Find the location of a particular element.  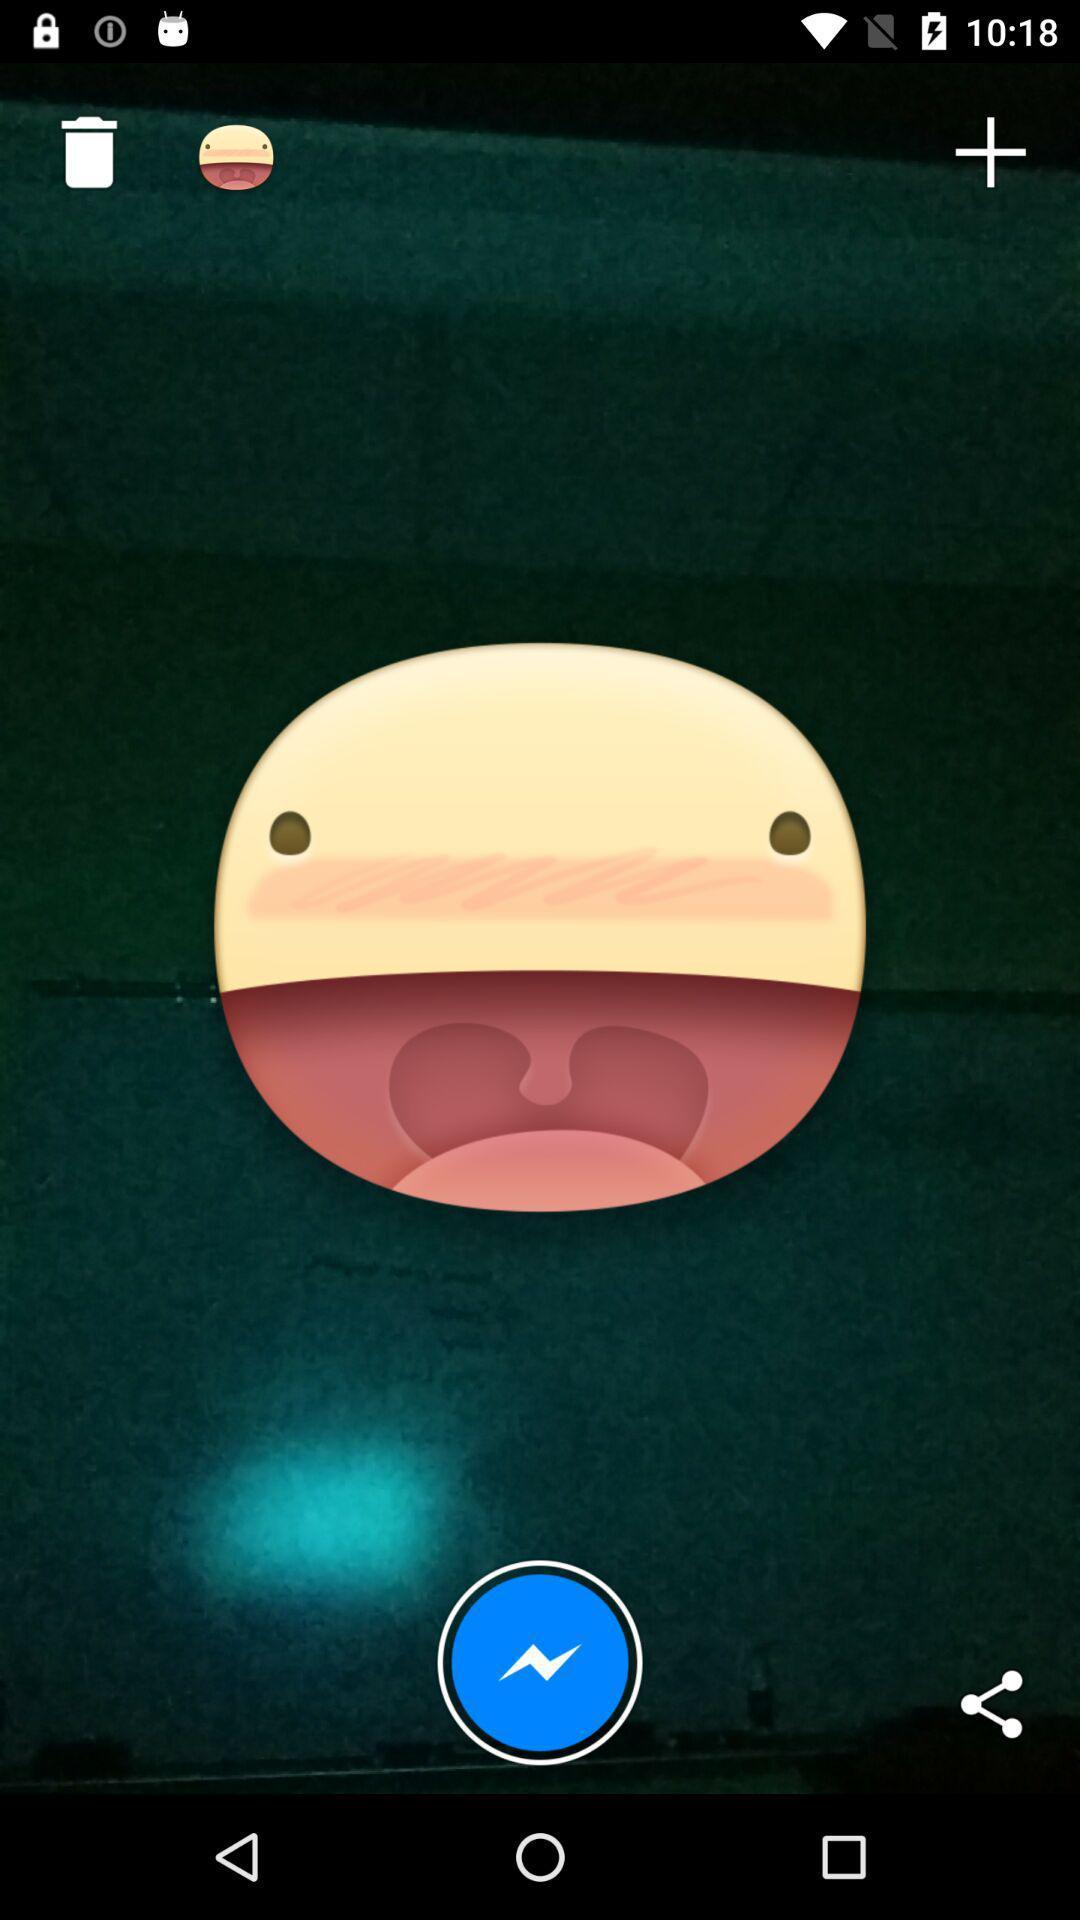

icon at the top right corner is located at coordinates (990, 151).